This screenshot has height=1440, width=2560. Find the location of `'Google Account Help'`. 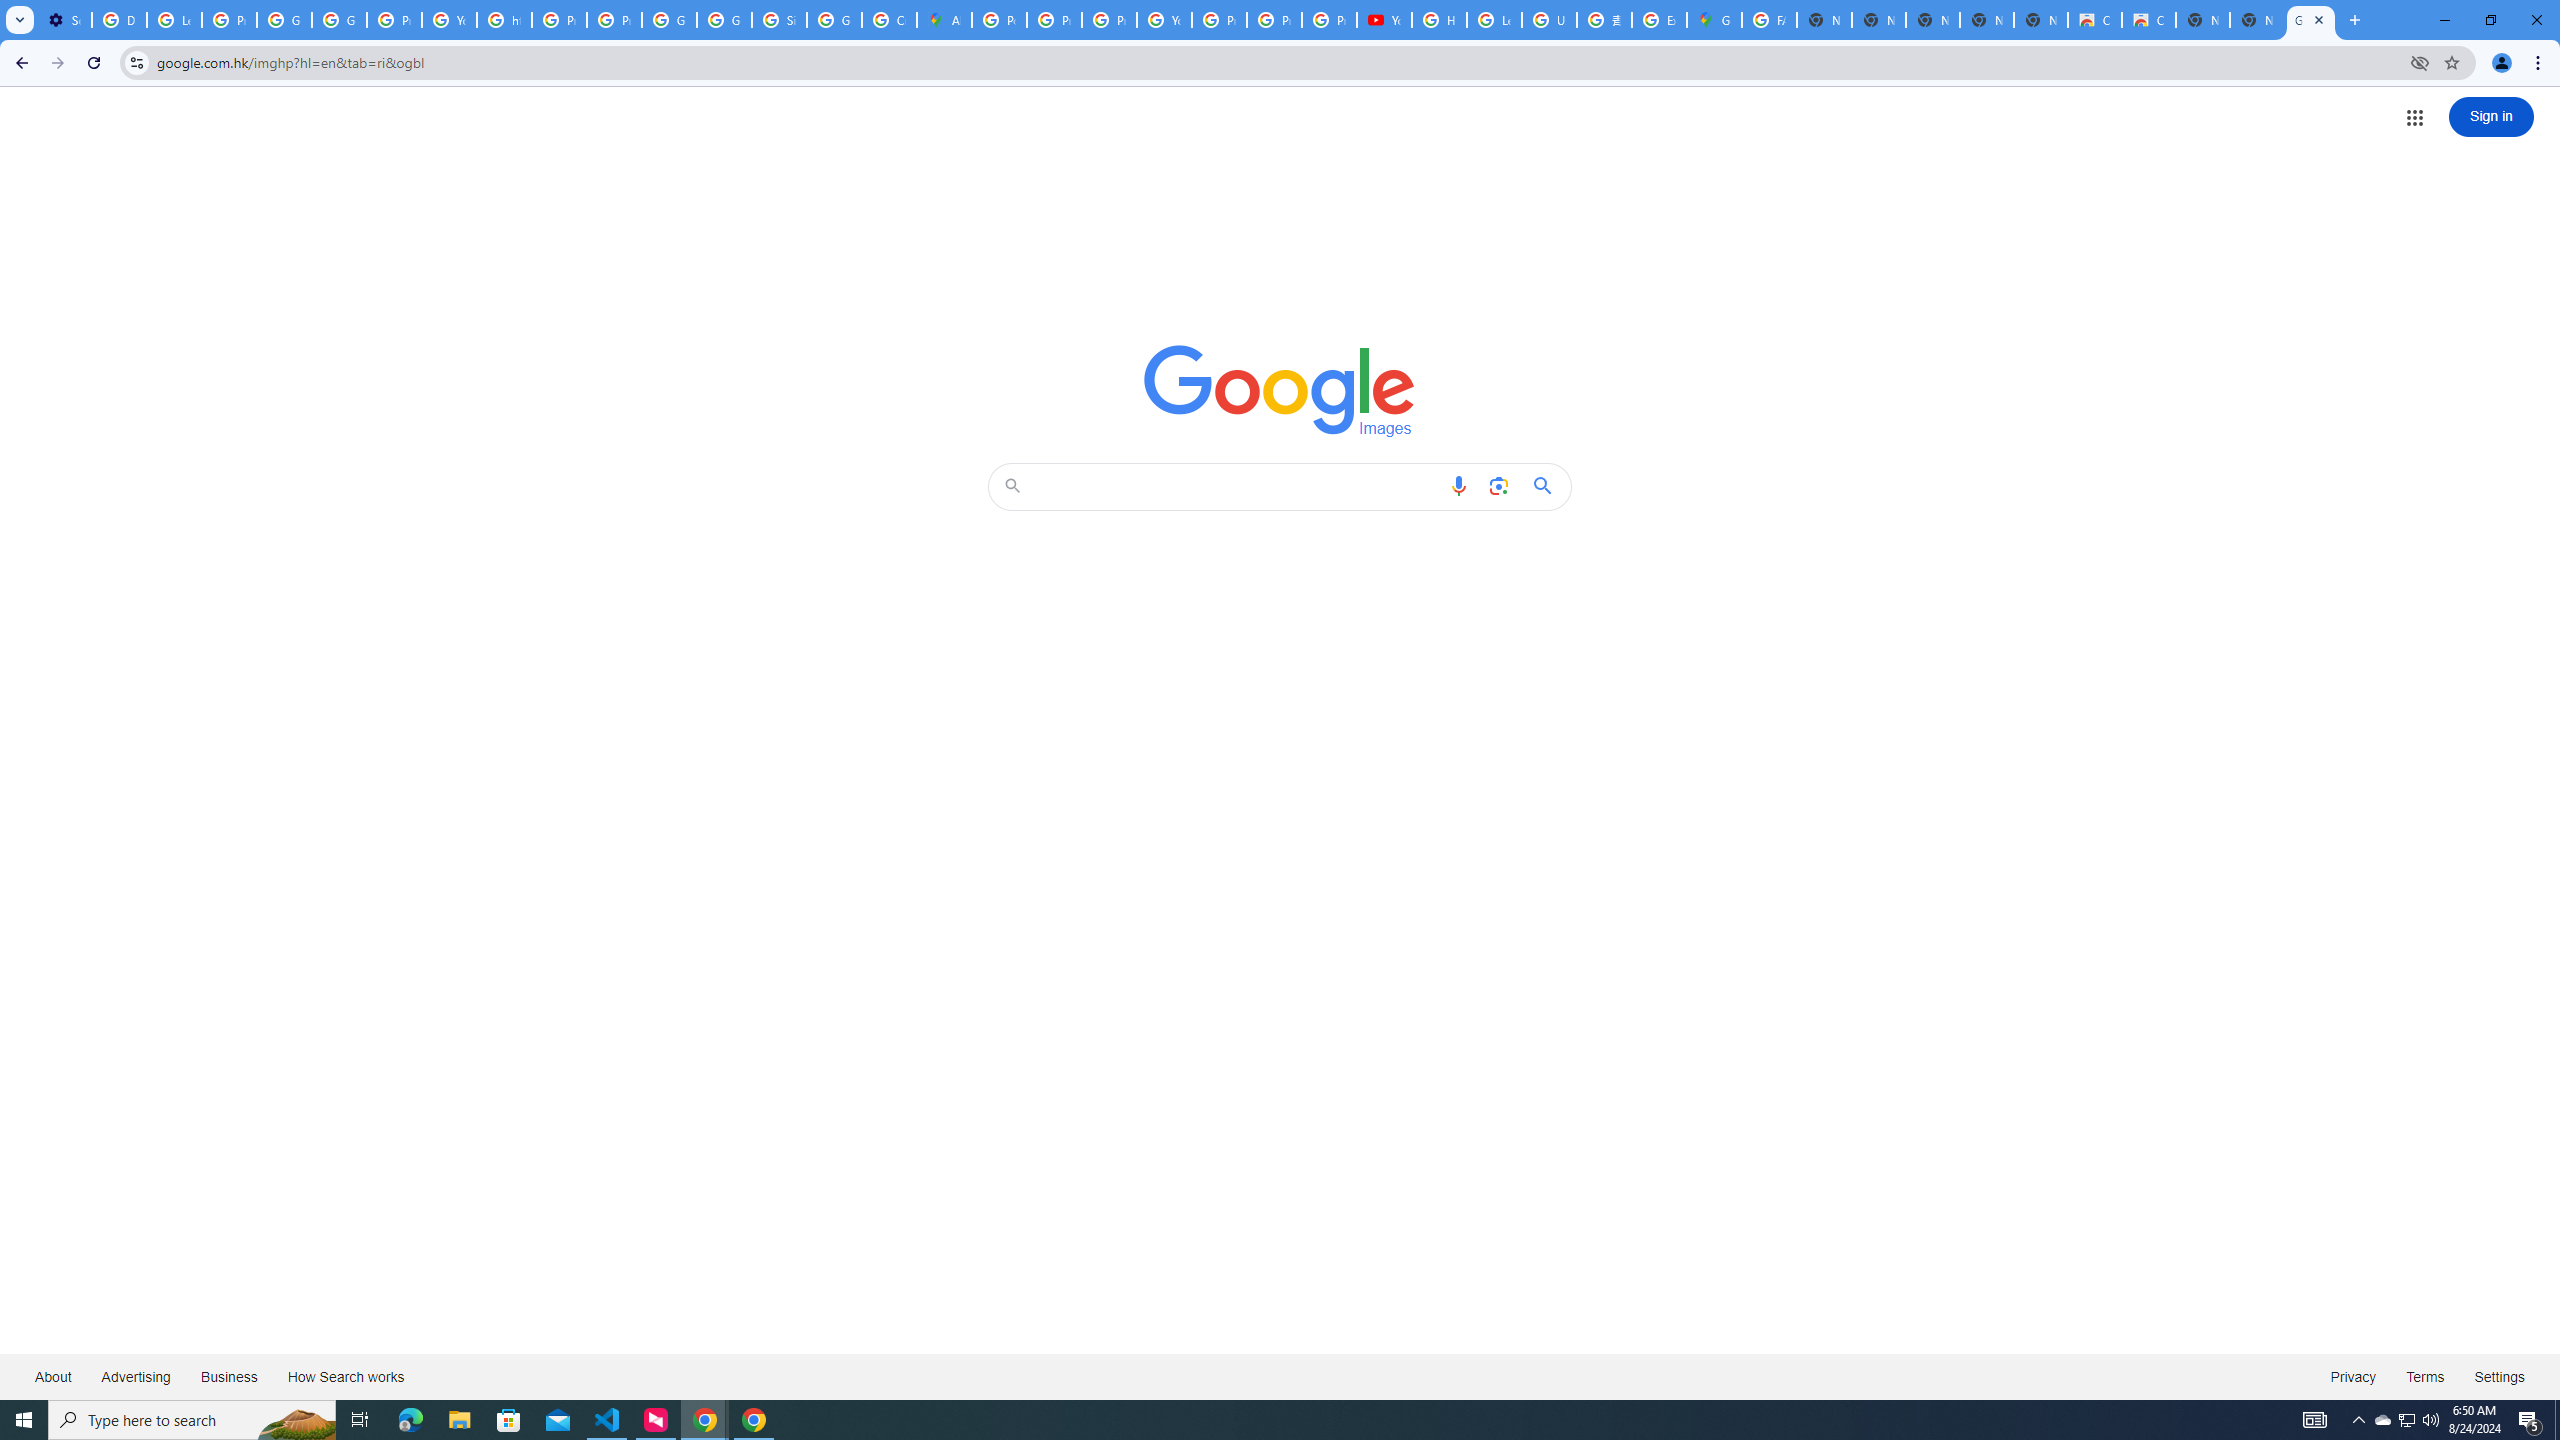

'Google Account Help' is located at coordinates (284, 19).